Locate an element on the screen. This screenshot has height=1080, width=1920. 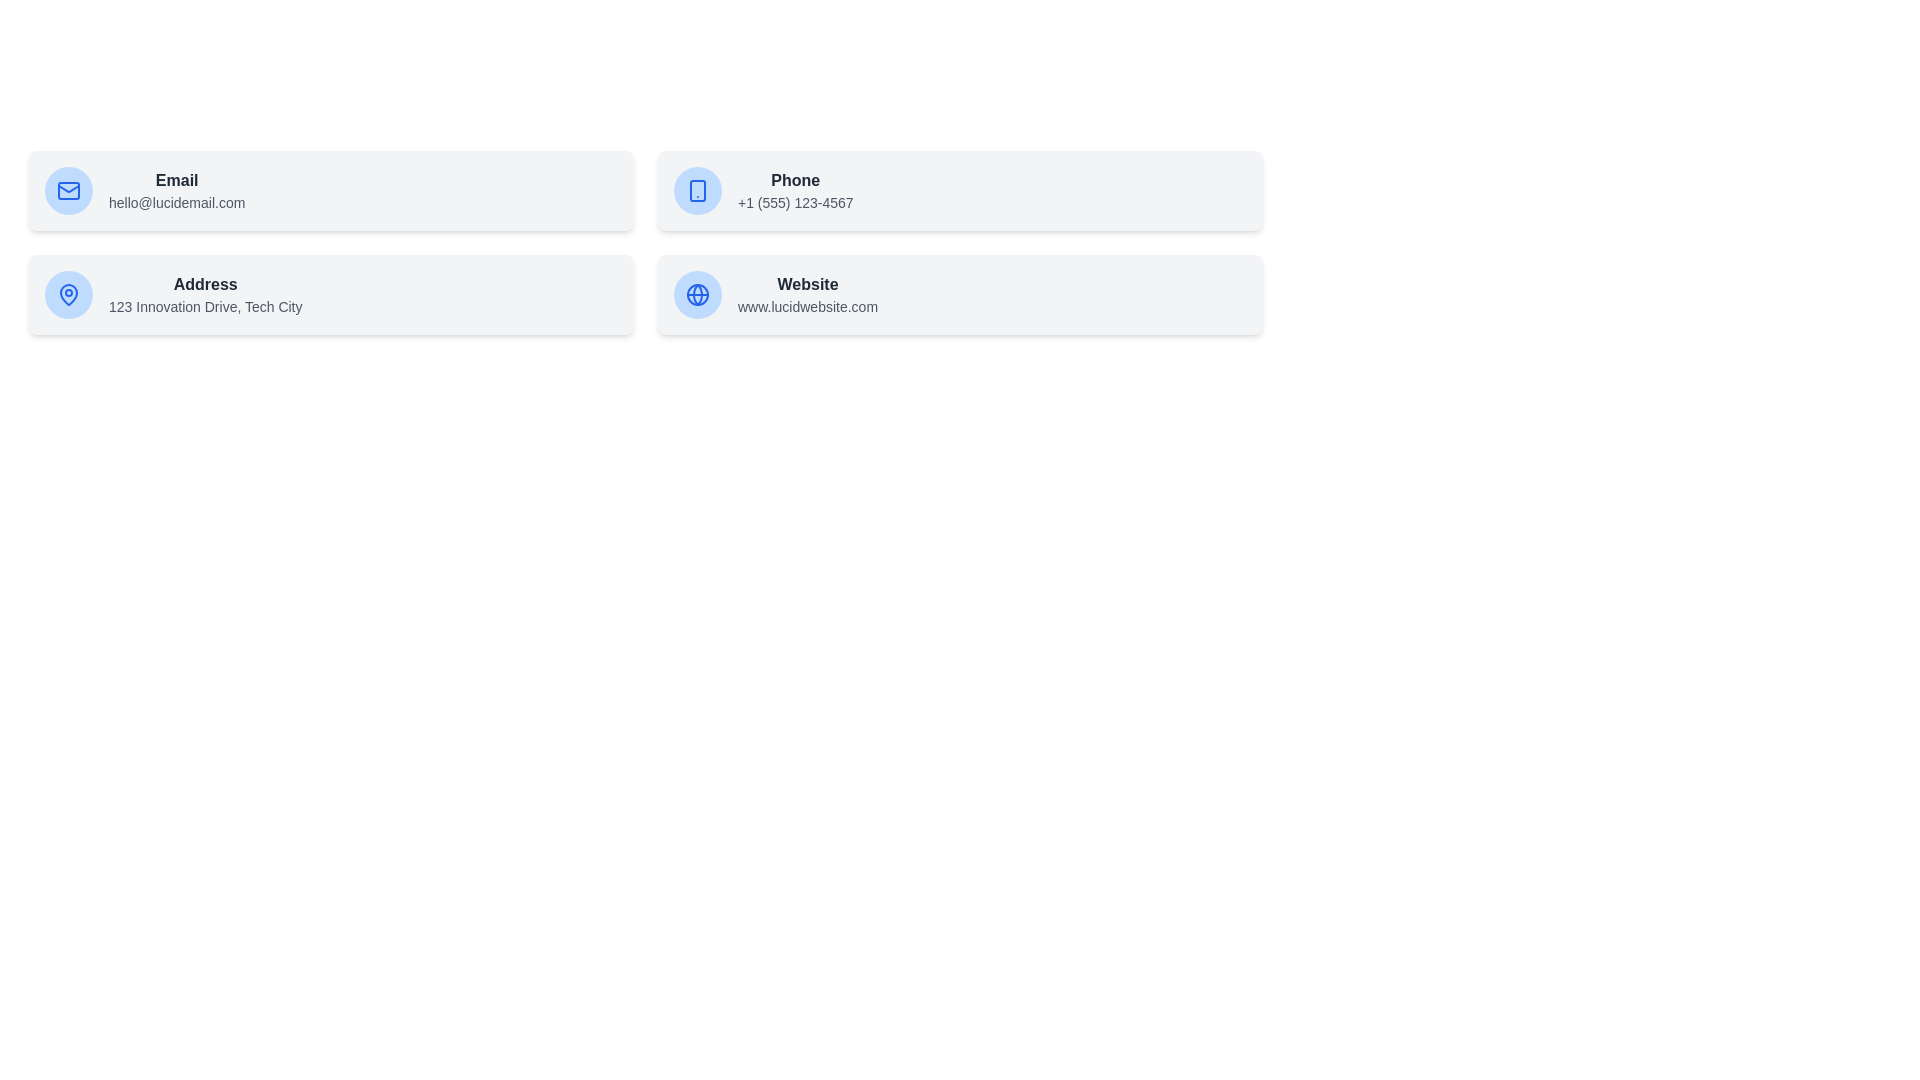
the decorative SVG circle element that represents web-related content in the 'Website' information block, which is the circular outline in the blue icon on the left side of the text is located at coordinates (697, 294).